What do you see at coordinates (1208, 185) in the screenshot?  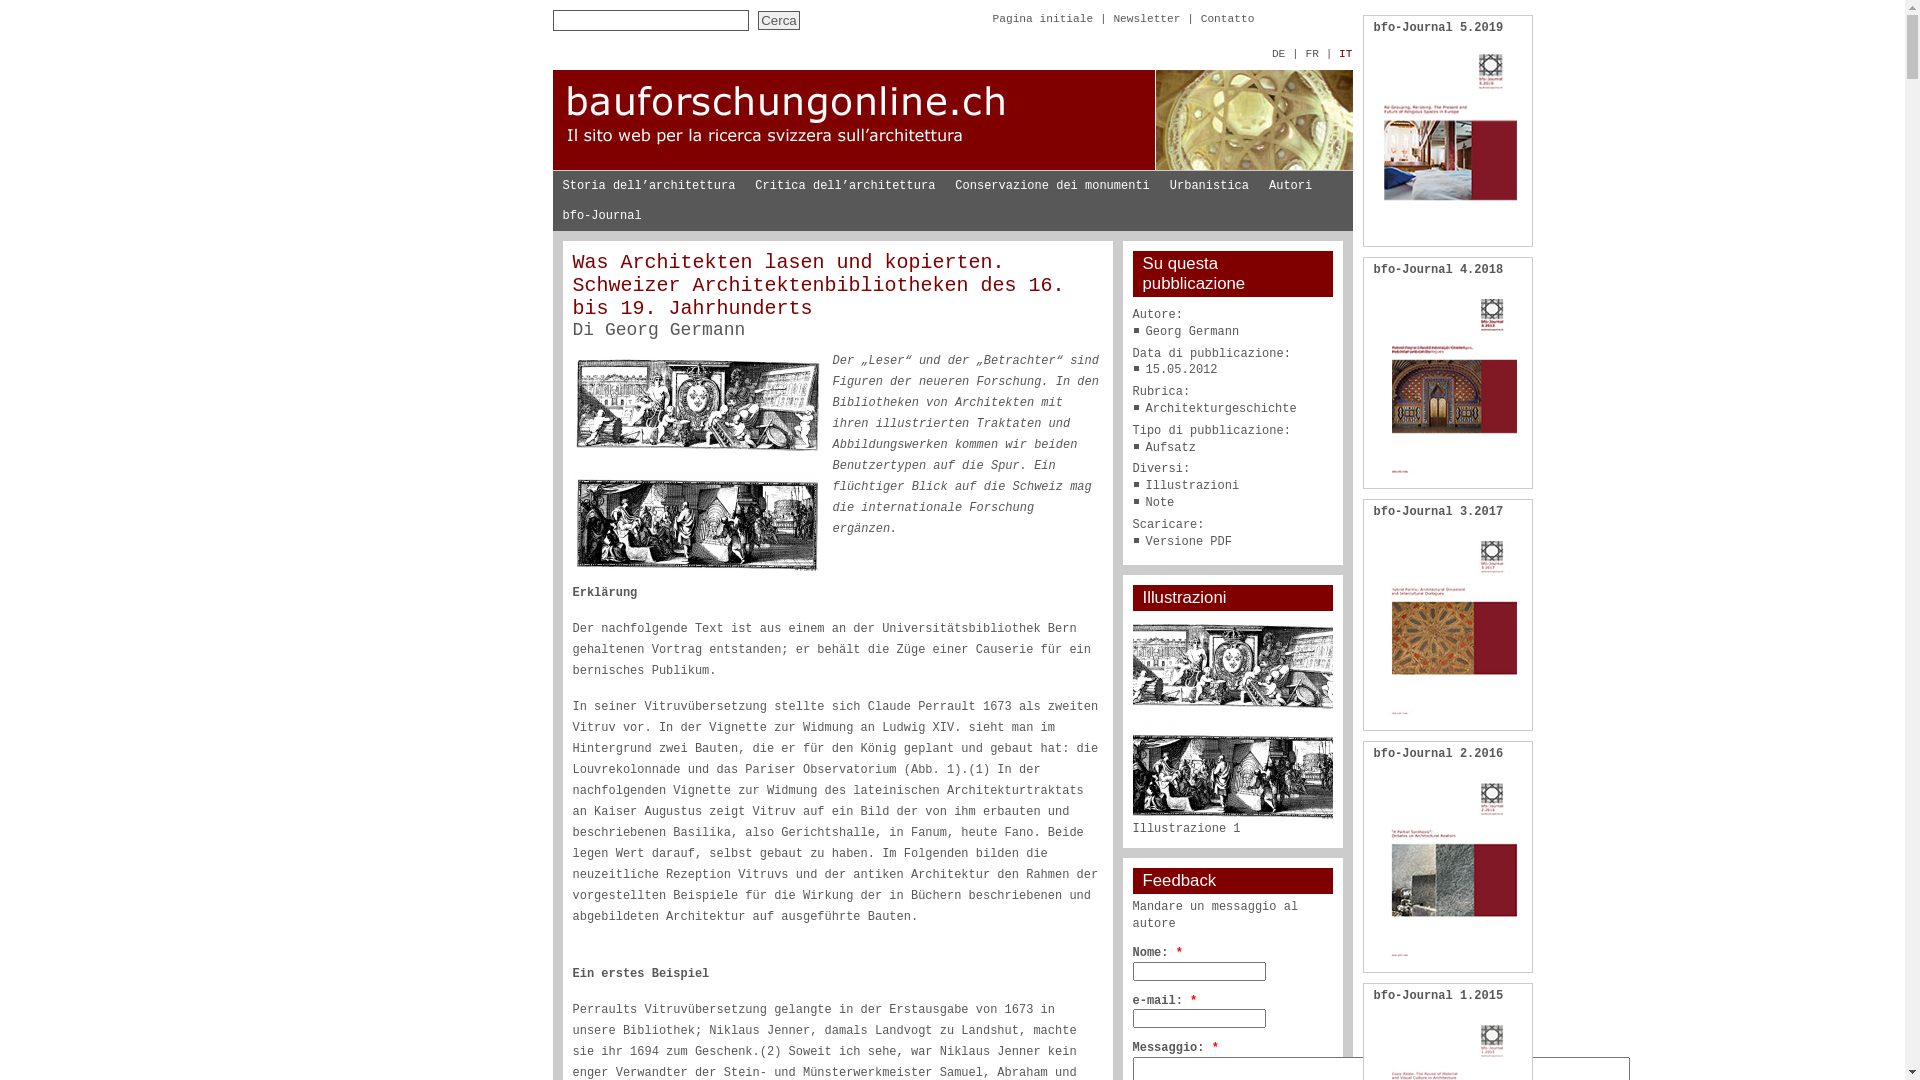 I see `'Urbanistica'` at bounding box center [1208, 185].